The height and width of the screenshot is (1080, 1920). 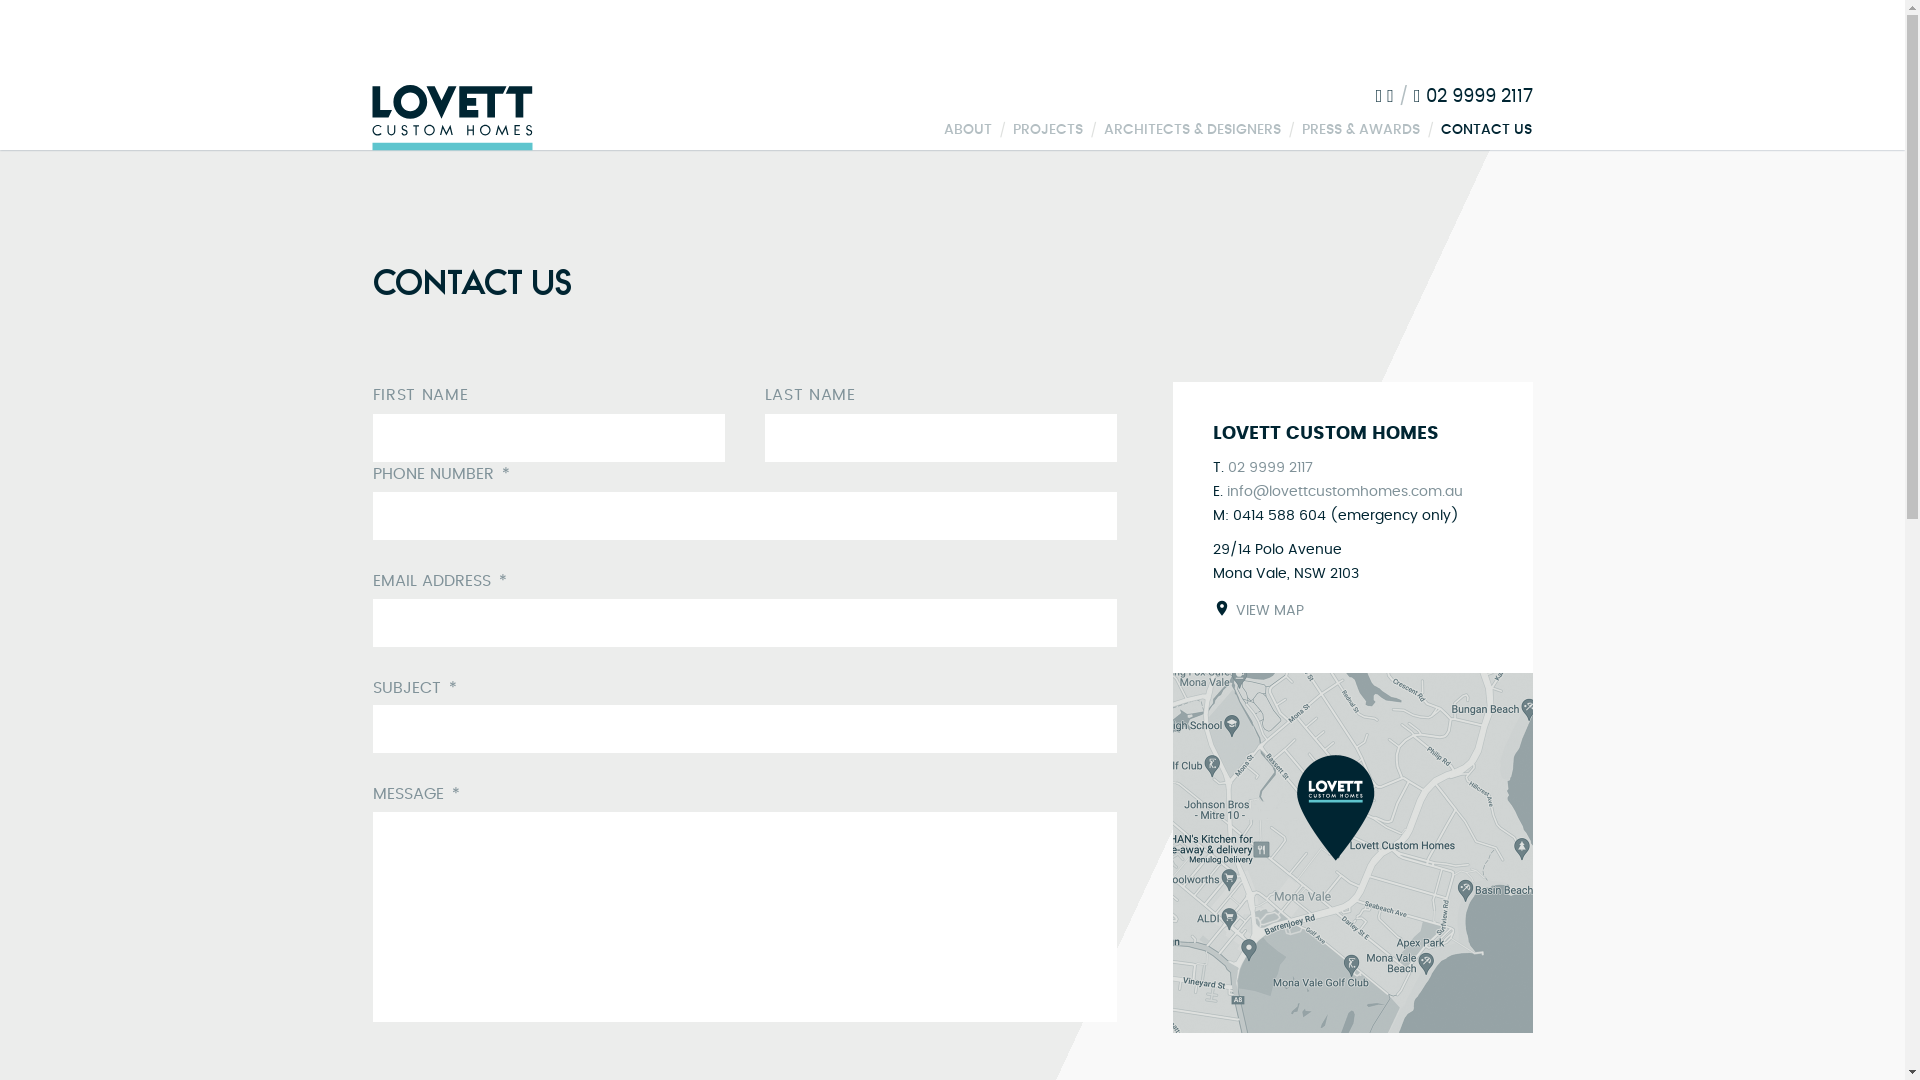 What do you see at coordinates (1012, 129) in the screenshot?
I see `'PROJECTS'` at bounding box center [1012, 129].